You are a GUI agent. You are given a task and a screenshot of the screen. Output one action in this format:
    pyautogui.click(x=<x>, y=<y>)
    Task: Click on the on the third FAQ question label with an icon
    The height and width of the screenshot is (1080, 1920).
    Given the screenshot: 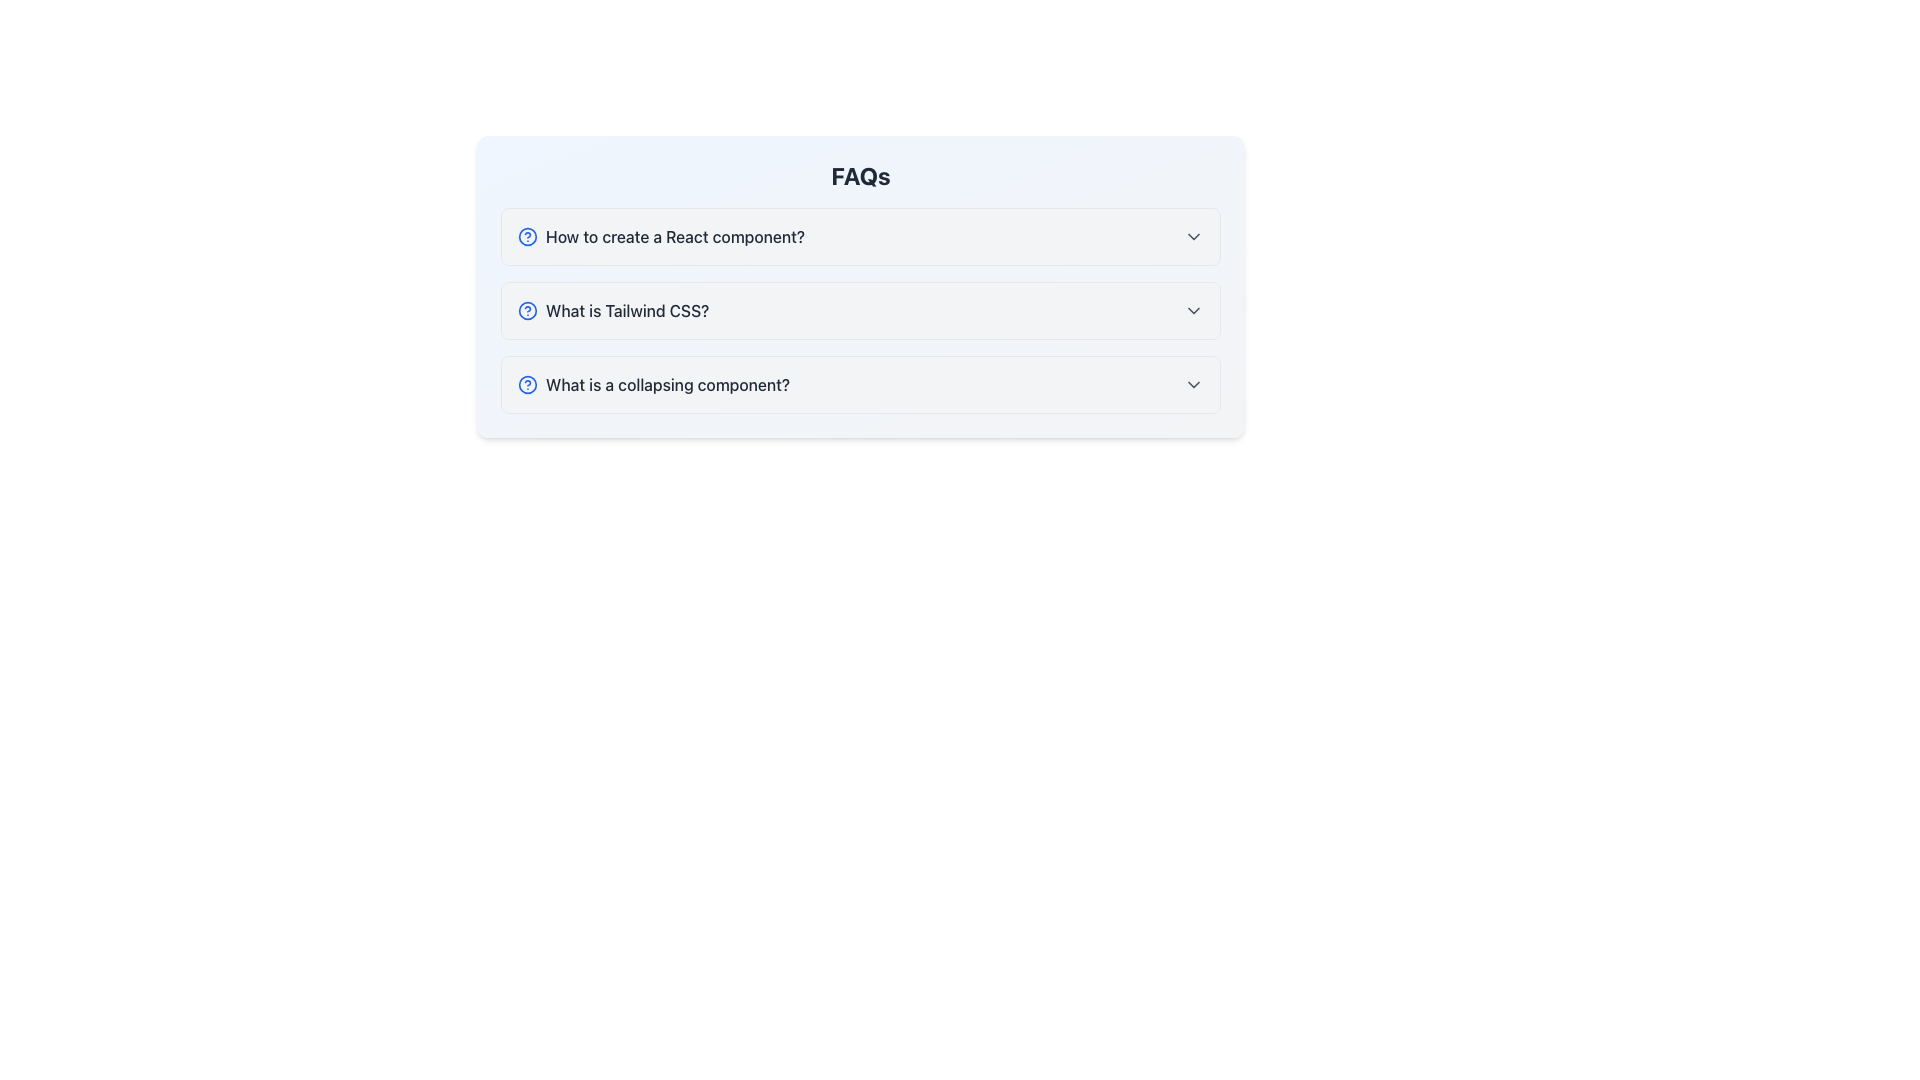 What is the action you would take?
    pyautogui.click(x=654, y=385)
    